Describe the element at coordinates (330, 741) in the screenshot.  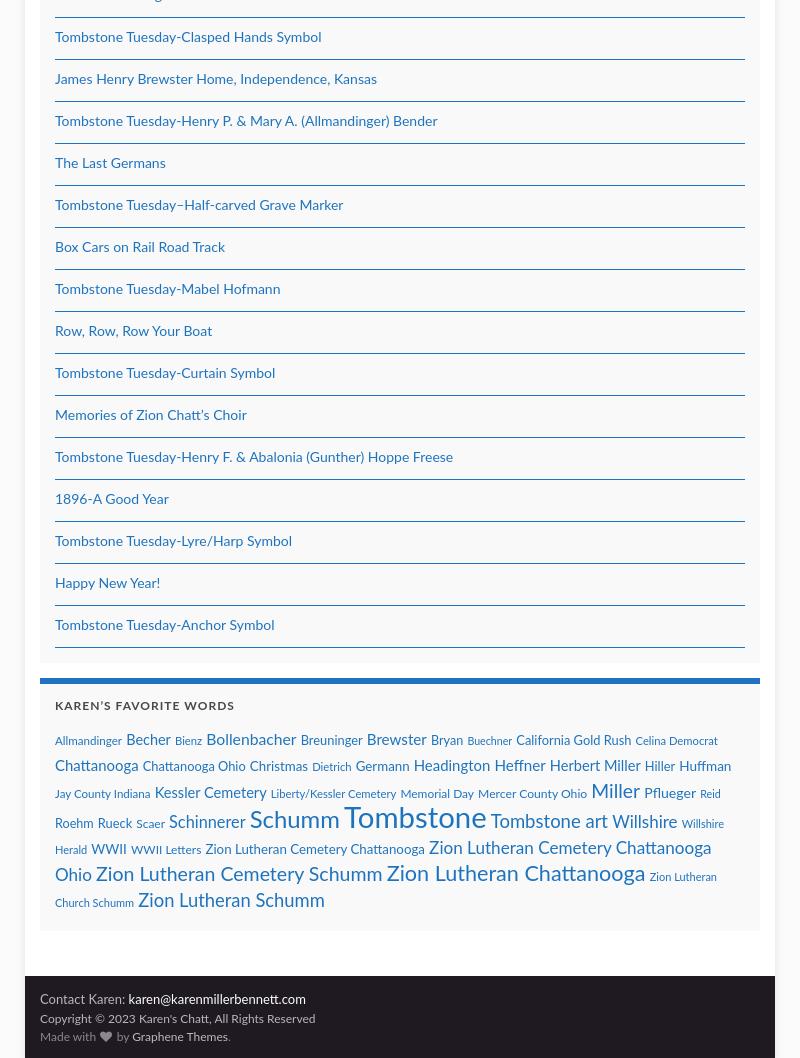
I see `'Breuninger'` at that location.